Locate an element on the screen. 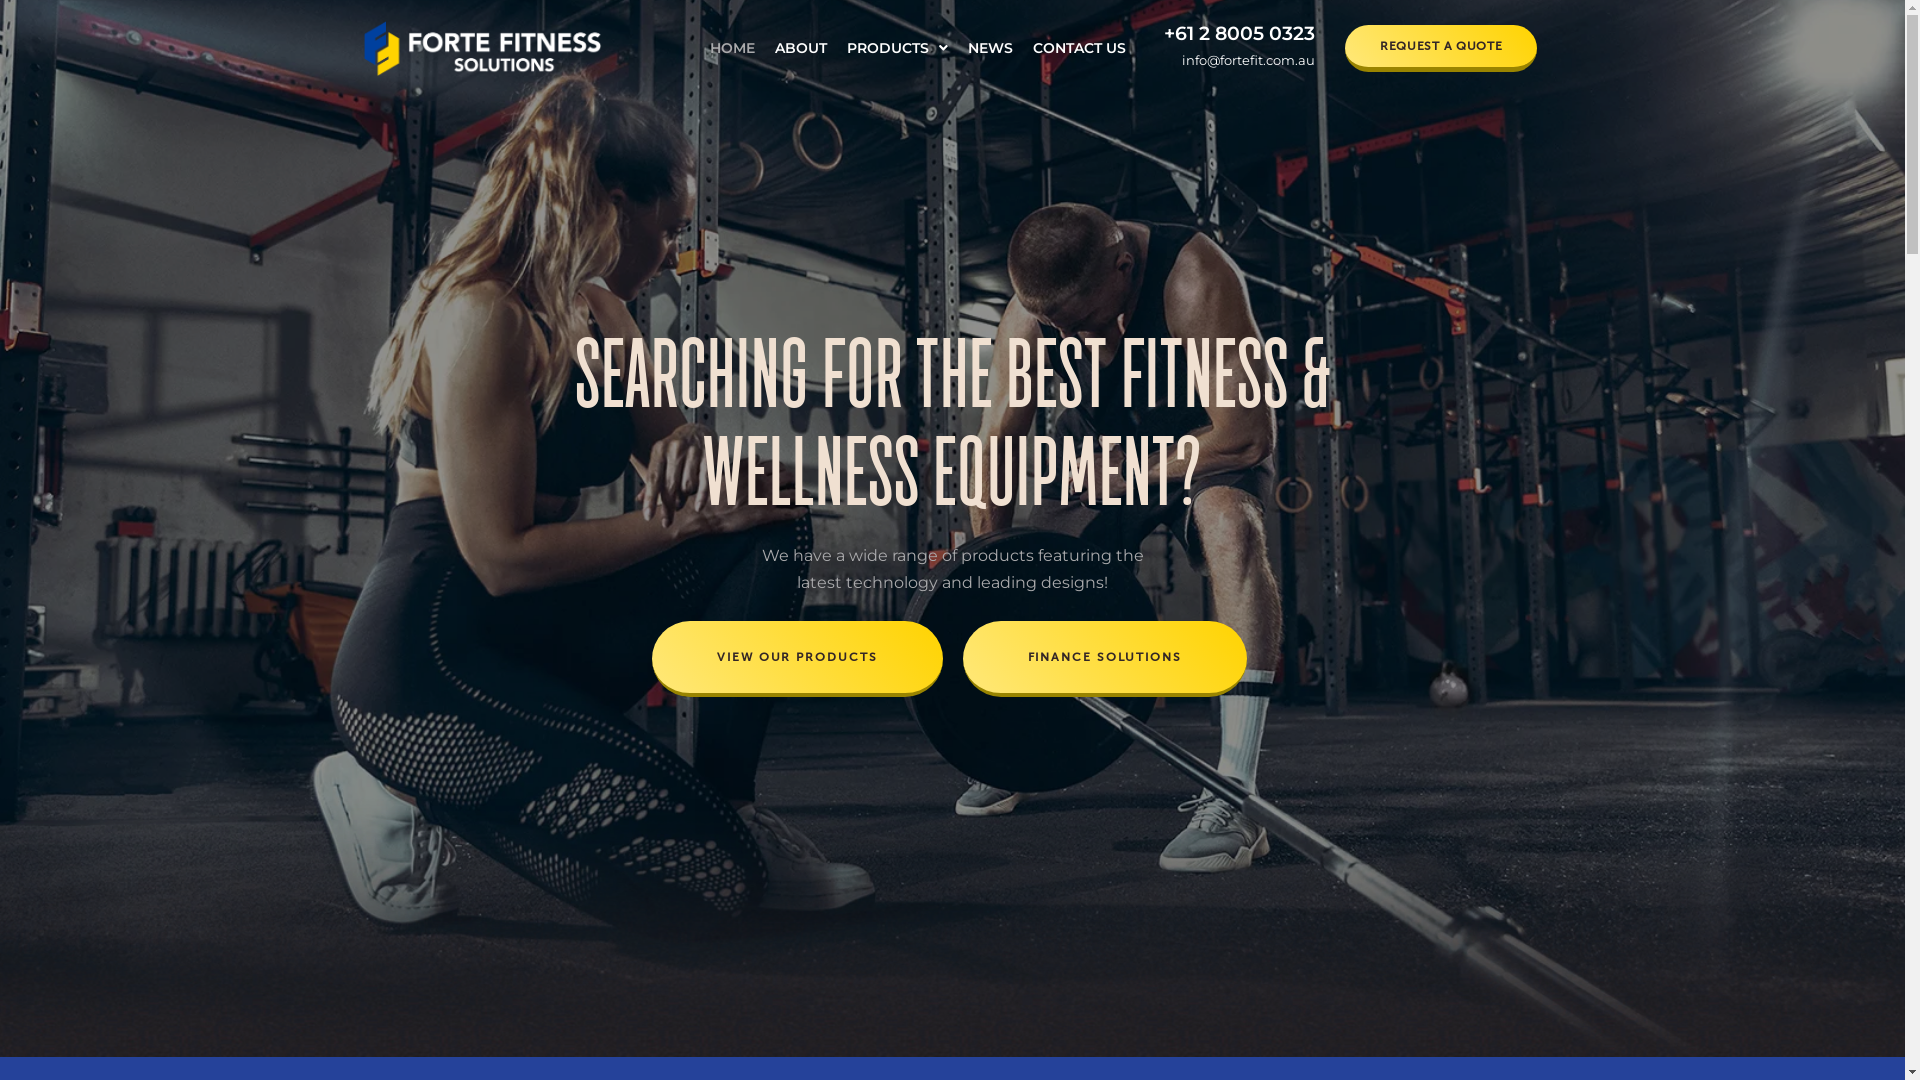  'CONTACT US' is located at coordinates (1078, 46).